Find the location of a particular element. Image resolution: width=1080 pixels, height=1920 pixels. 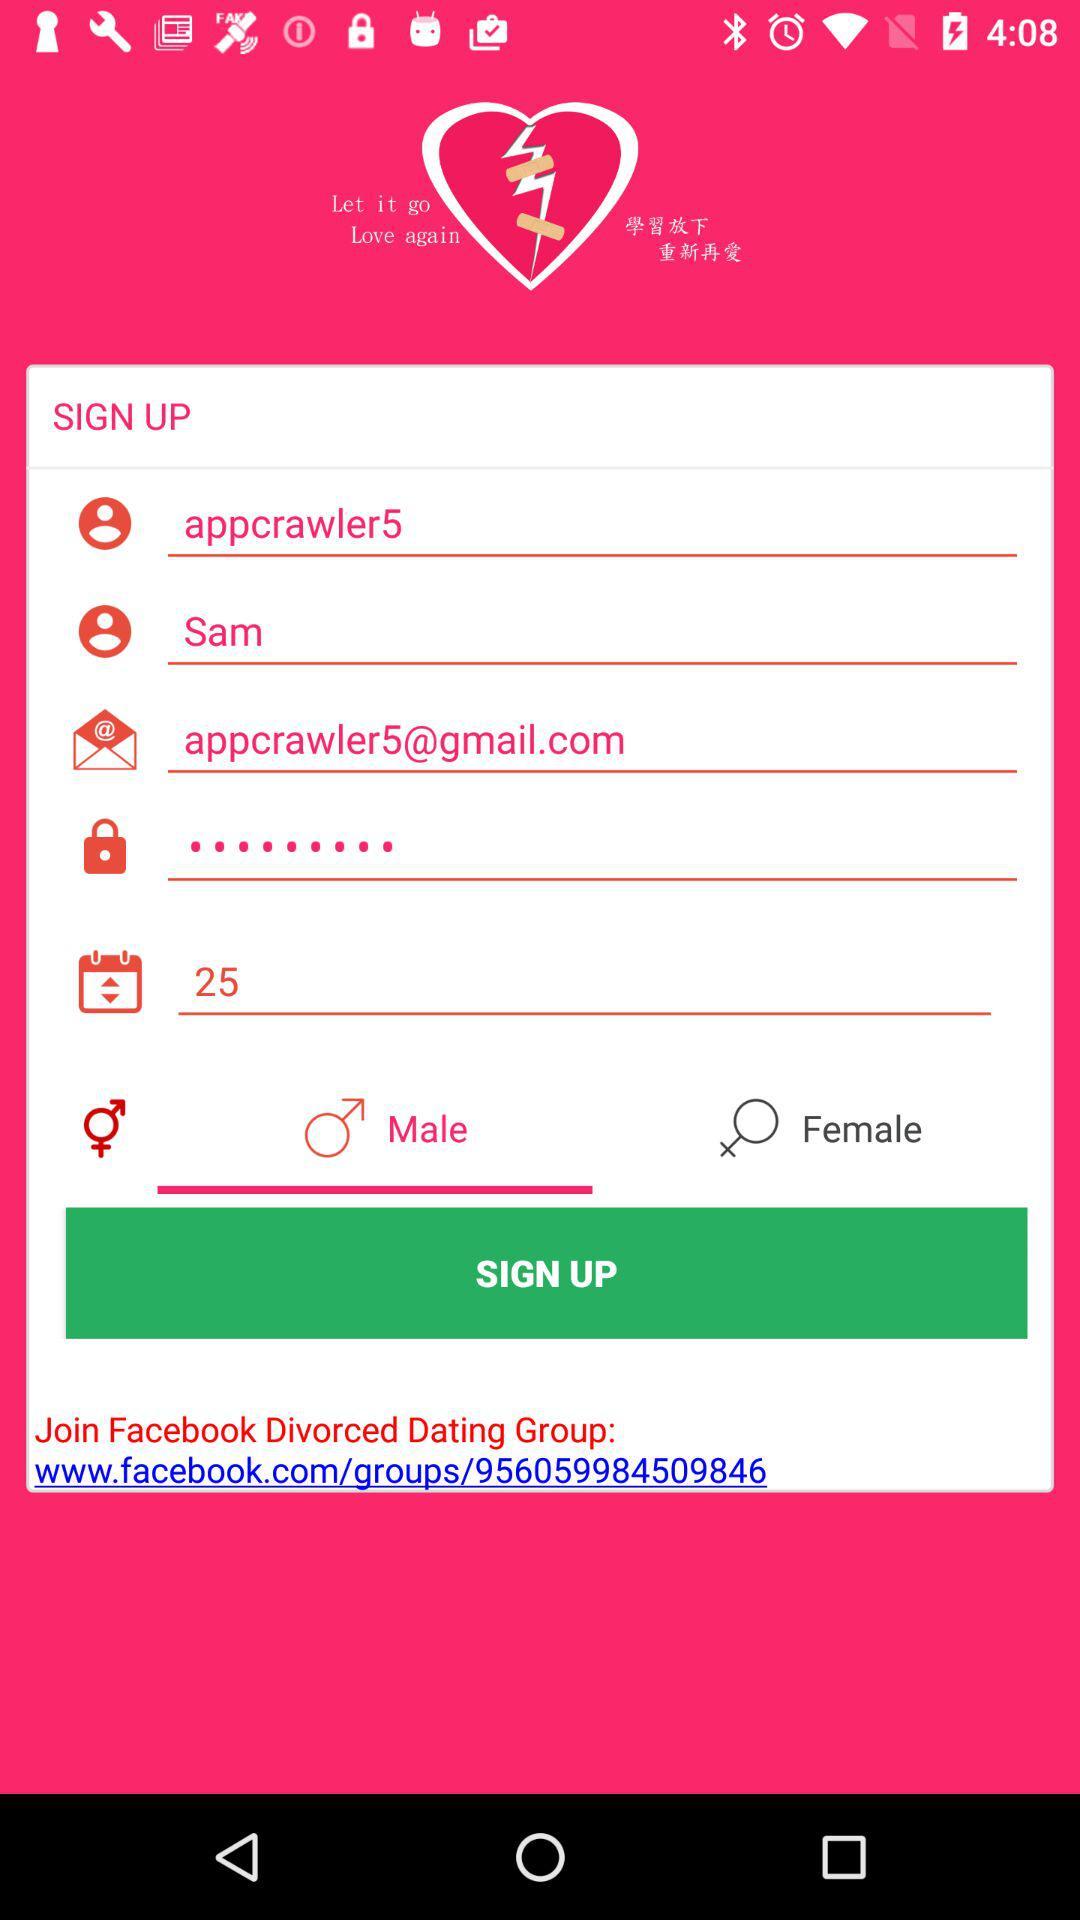

icon above the crowd3116 is located at coordinates (591, 738).